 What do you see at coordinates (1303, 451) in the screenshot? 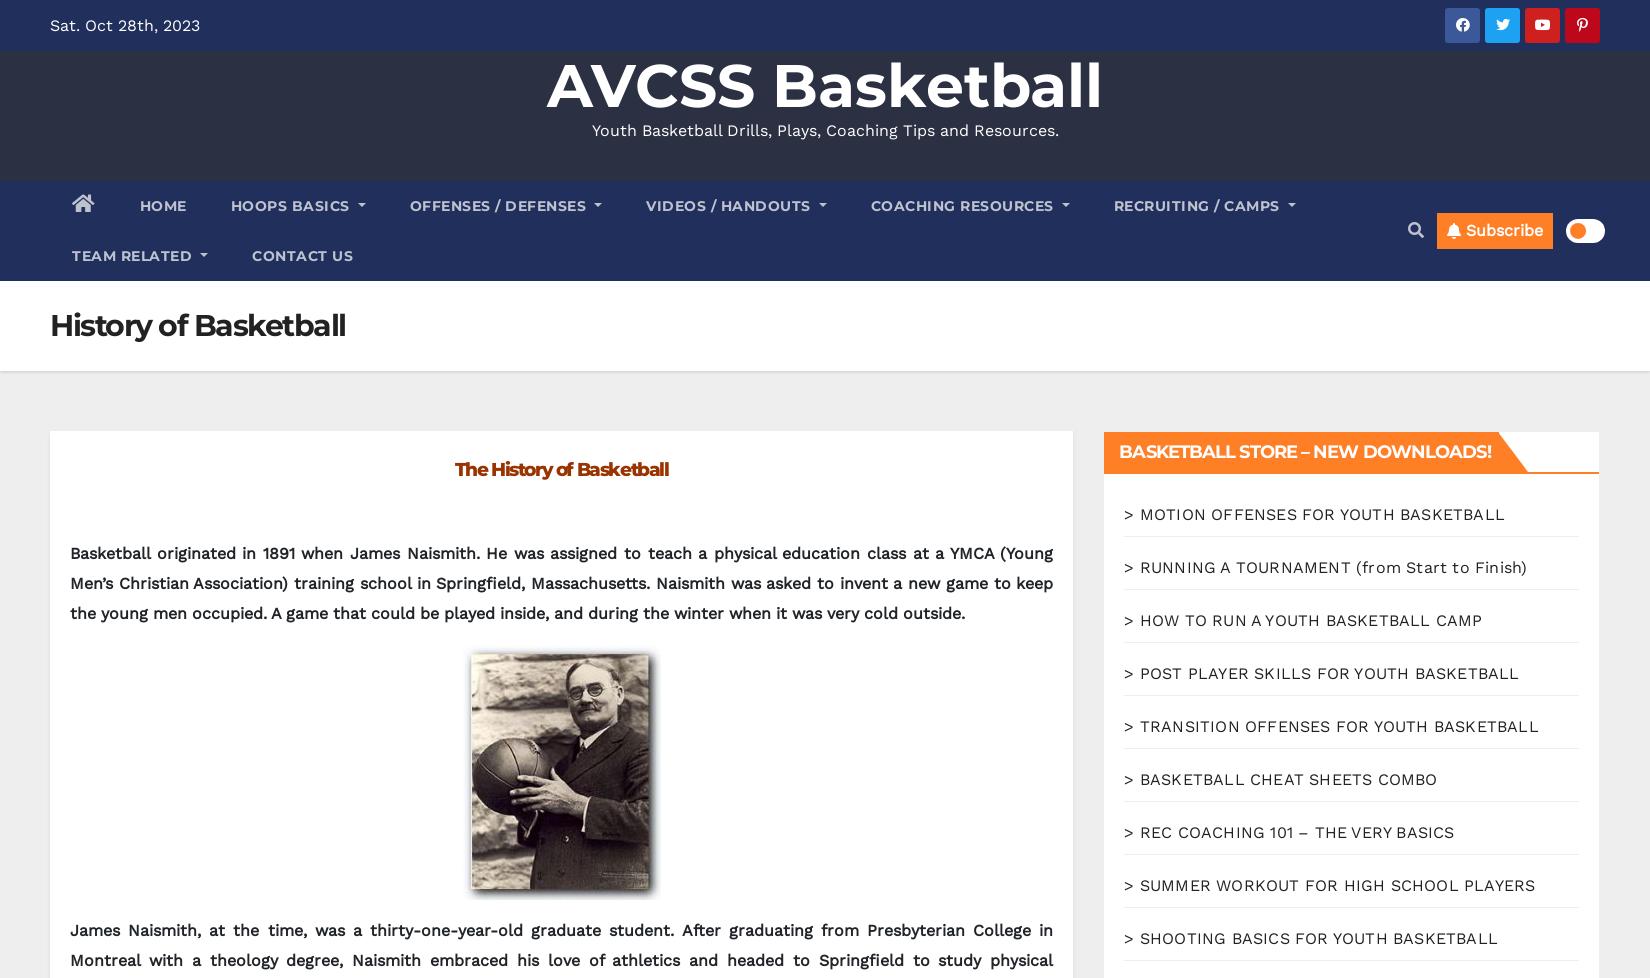
I see `'BASKETBALL STORE – NEW DOWNLOADS!'` at bounding box center [1303, 451].